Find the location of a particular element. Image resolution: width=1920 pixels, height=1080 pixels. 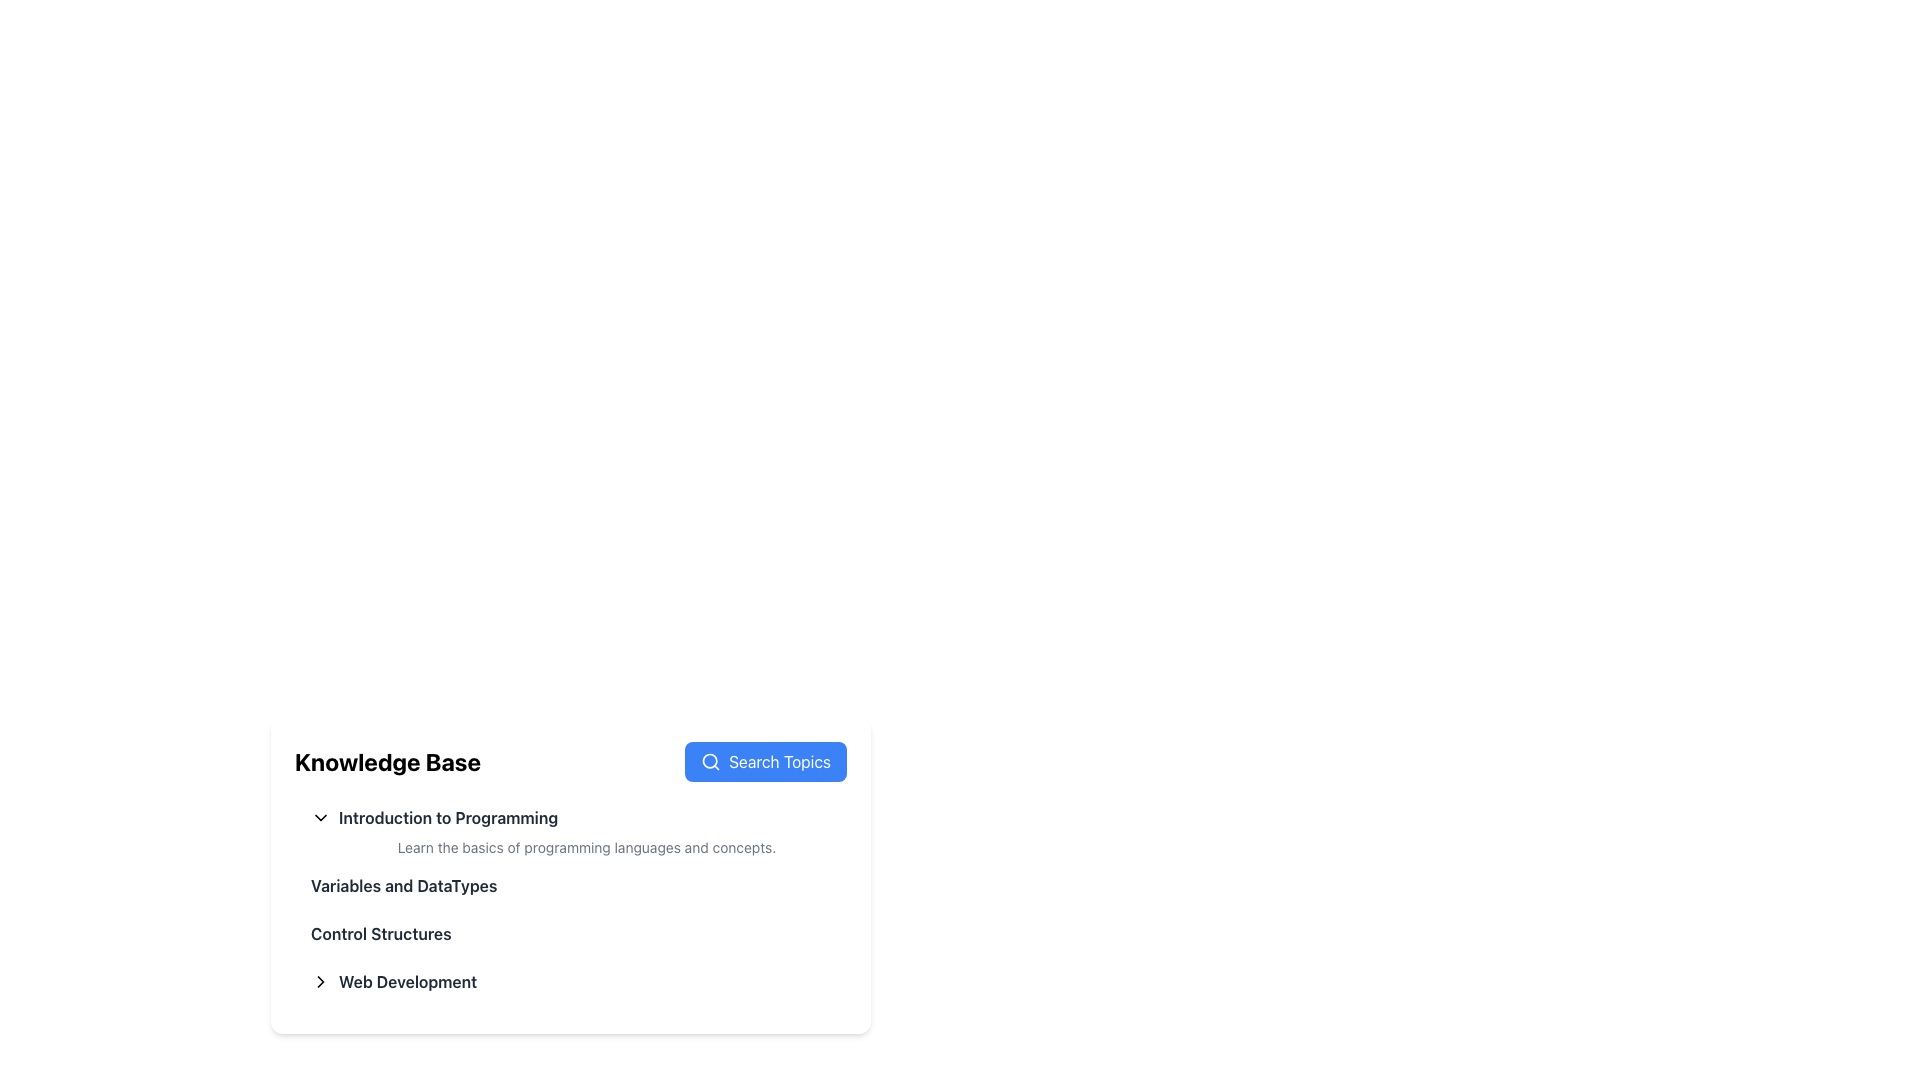

the chevron down icon is located at coordinates (321, 817).